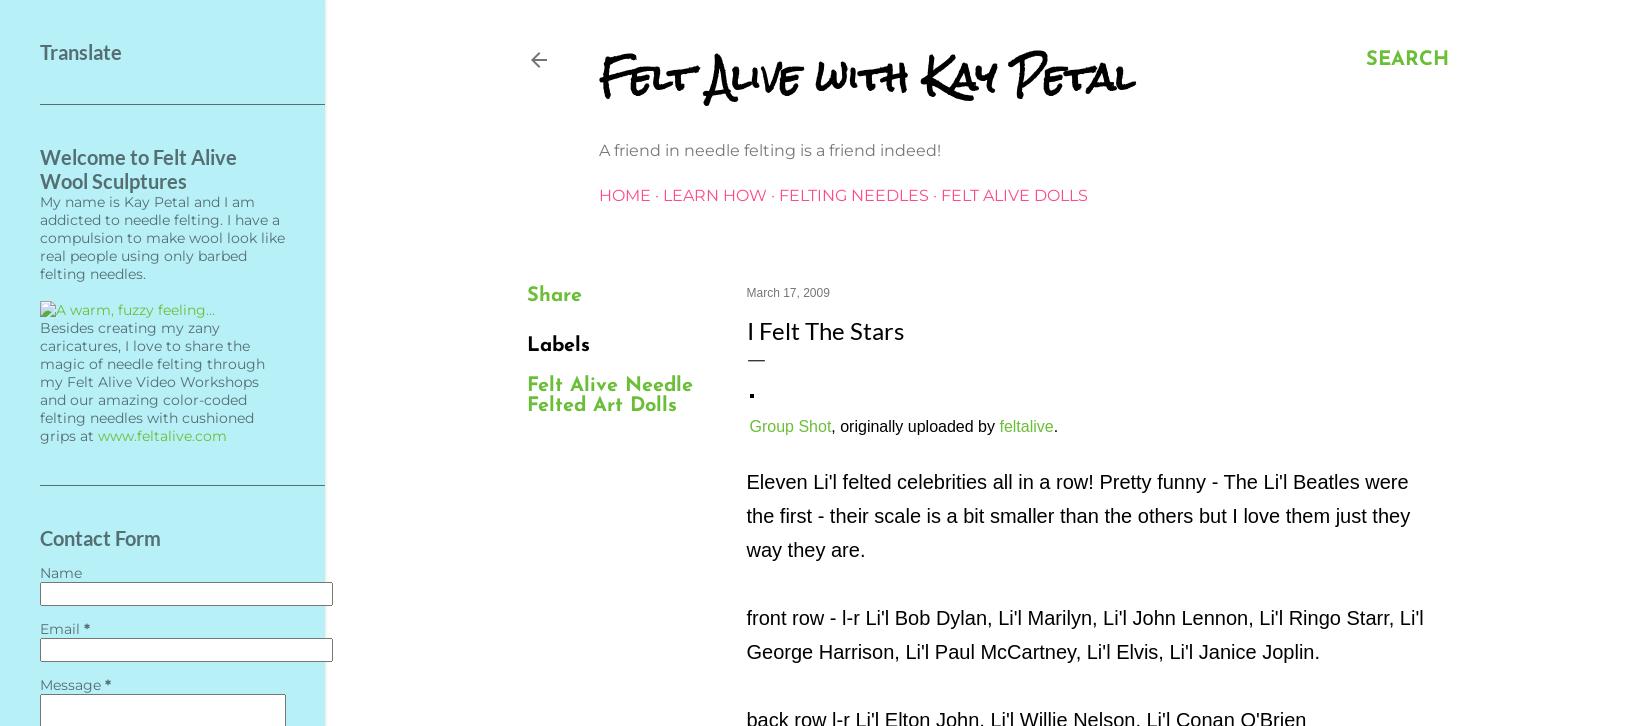  What do you see at coordinates (865, 77) in the screenshot?
I see `'Felt Alive with Kay Petal'` at bounding box center [865, 77].